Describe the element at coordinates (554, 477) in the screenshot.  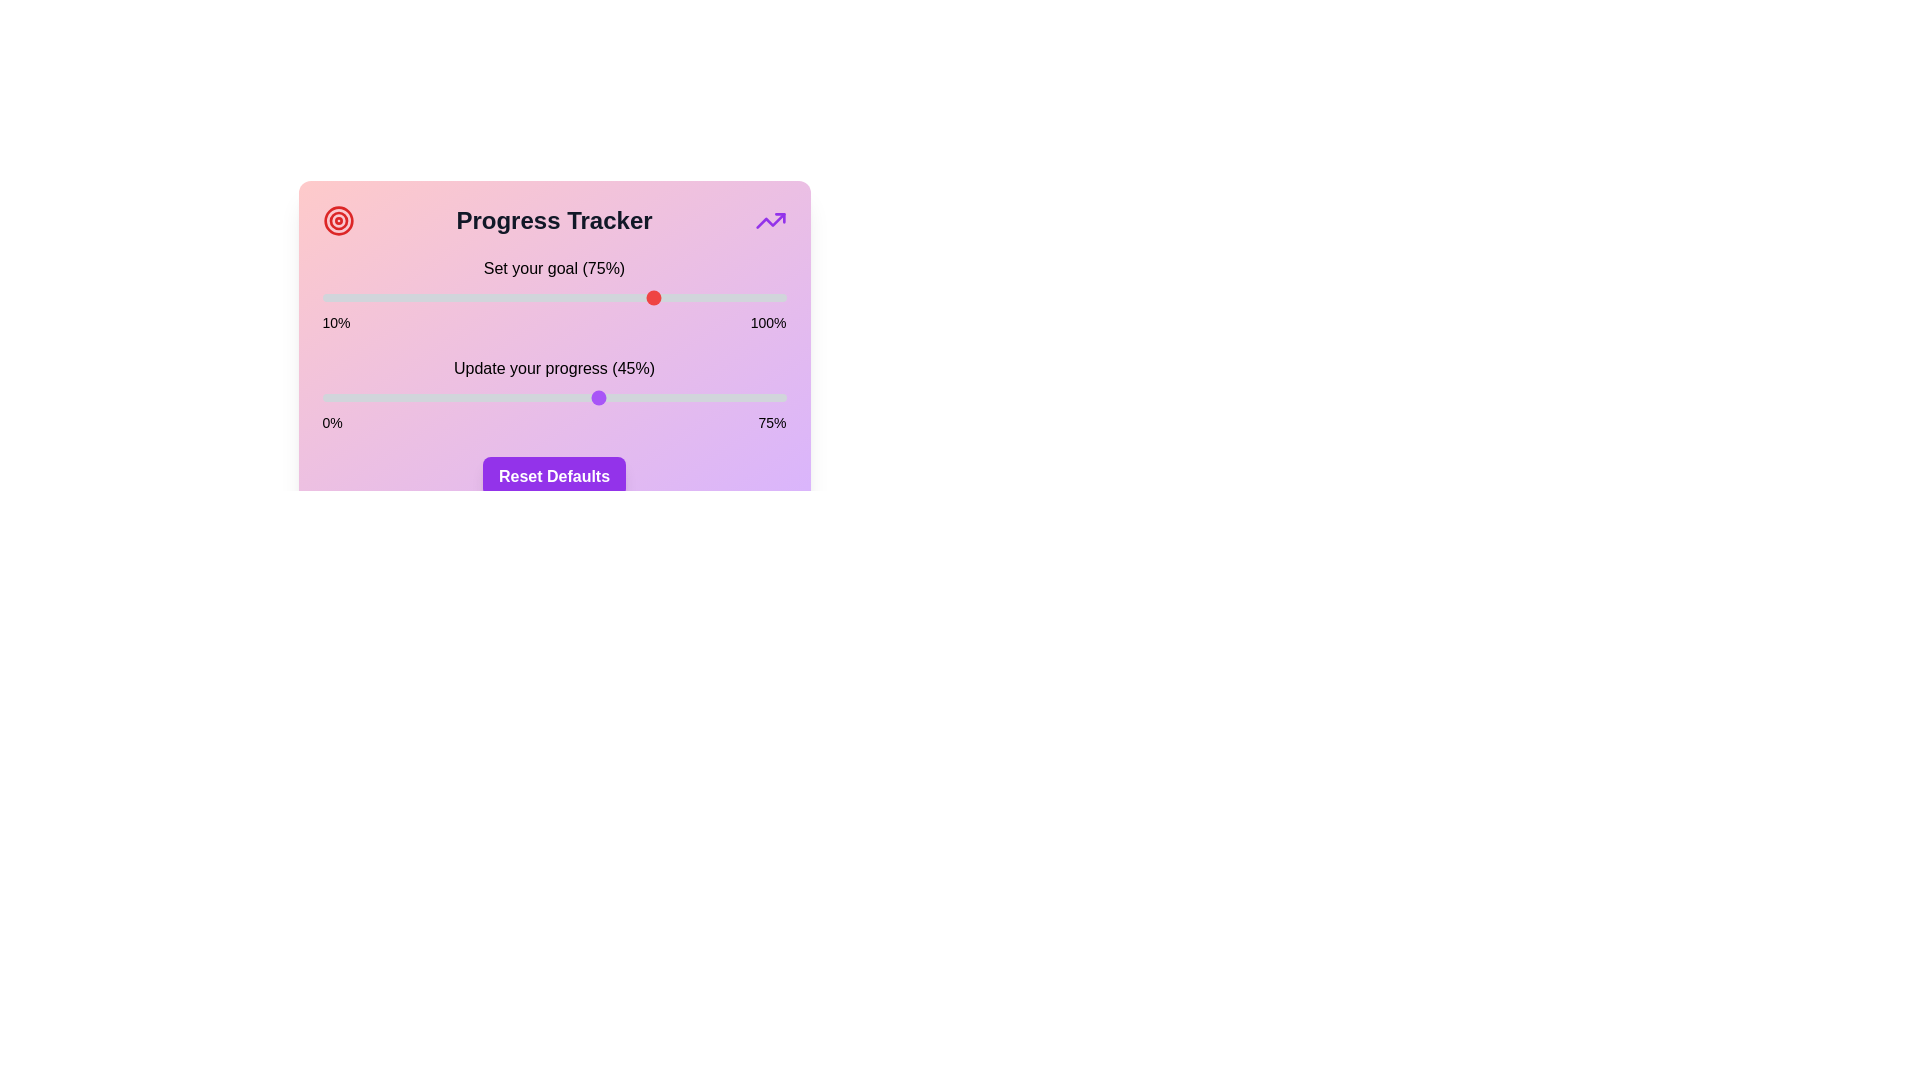
I see `the 'Reset Defaults' button to restore the default goal and progress values` at that location.